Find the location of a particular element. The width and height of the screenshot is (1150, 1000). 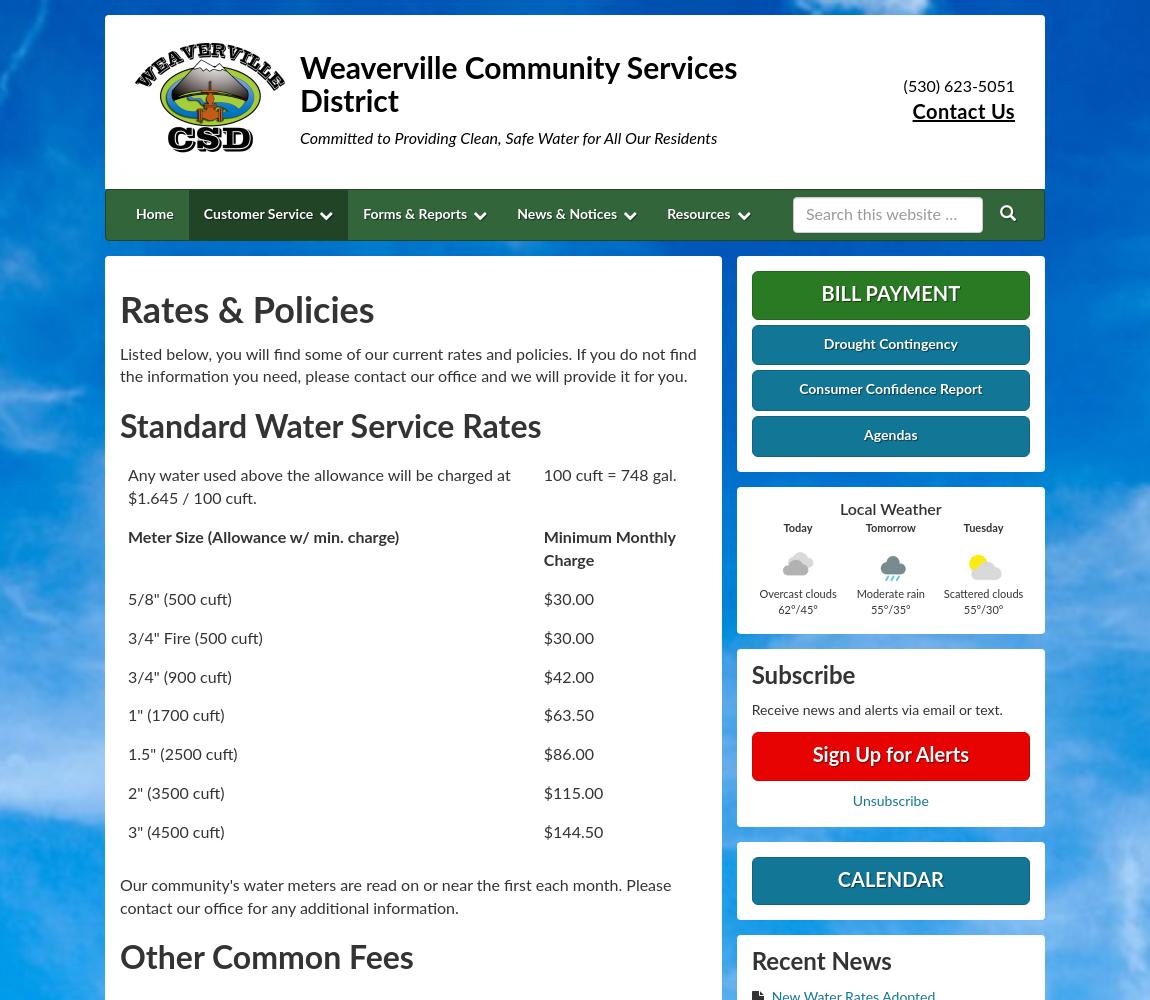

'$115.00' is located at coordinates (573, 794).